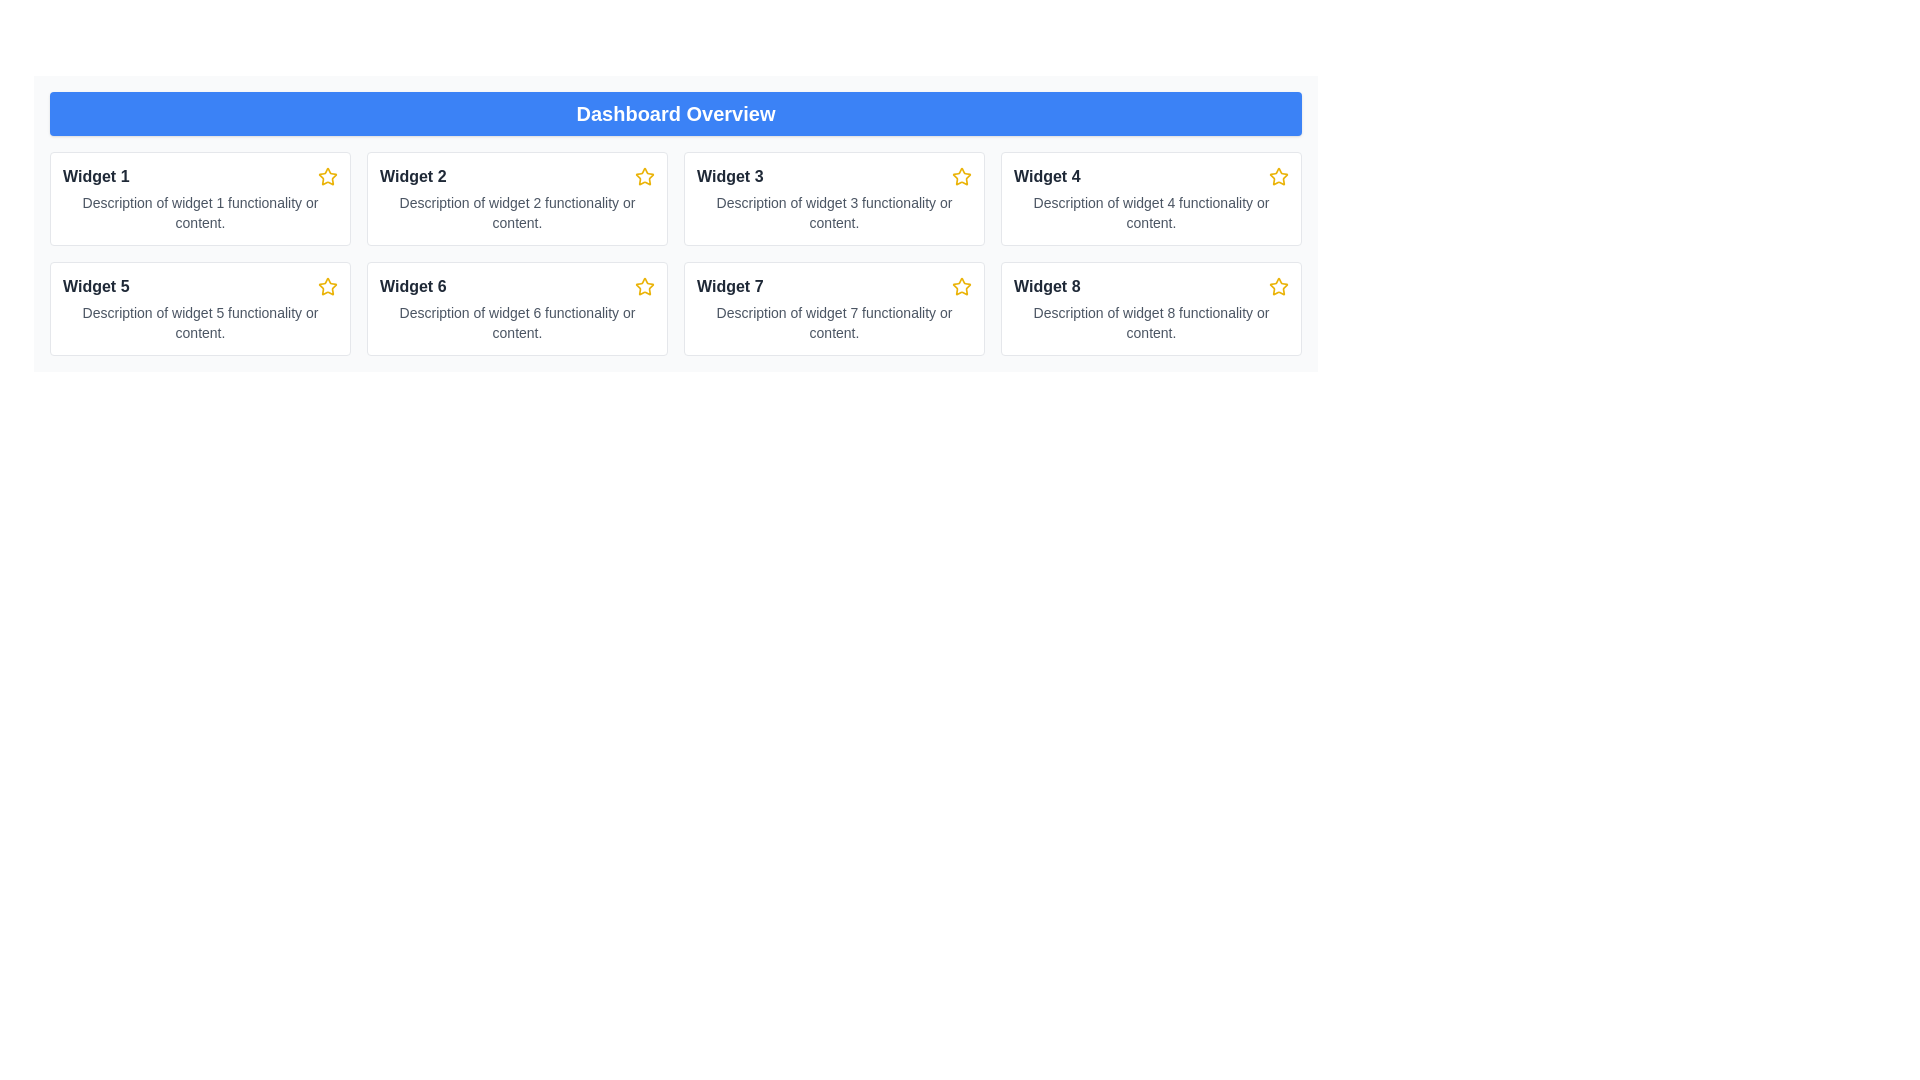 The height and width of the screenshot is (1080, 1920). What do you see at coordinates (729, 176) in the screenshot?
I see `the bold black text element reading 'Widget 3' located in the top position of the third card in the first row of the grid layout` at bounding box center [729, 176].